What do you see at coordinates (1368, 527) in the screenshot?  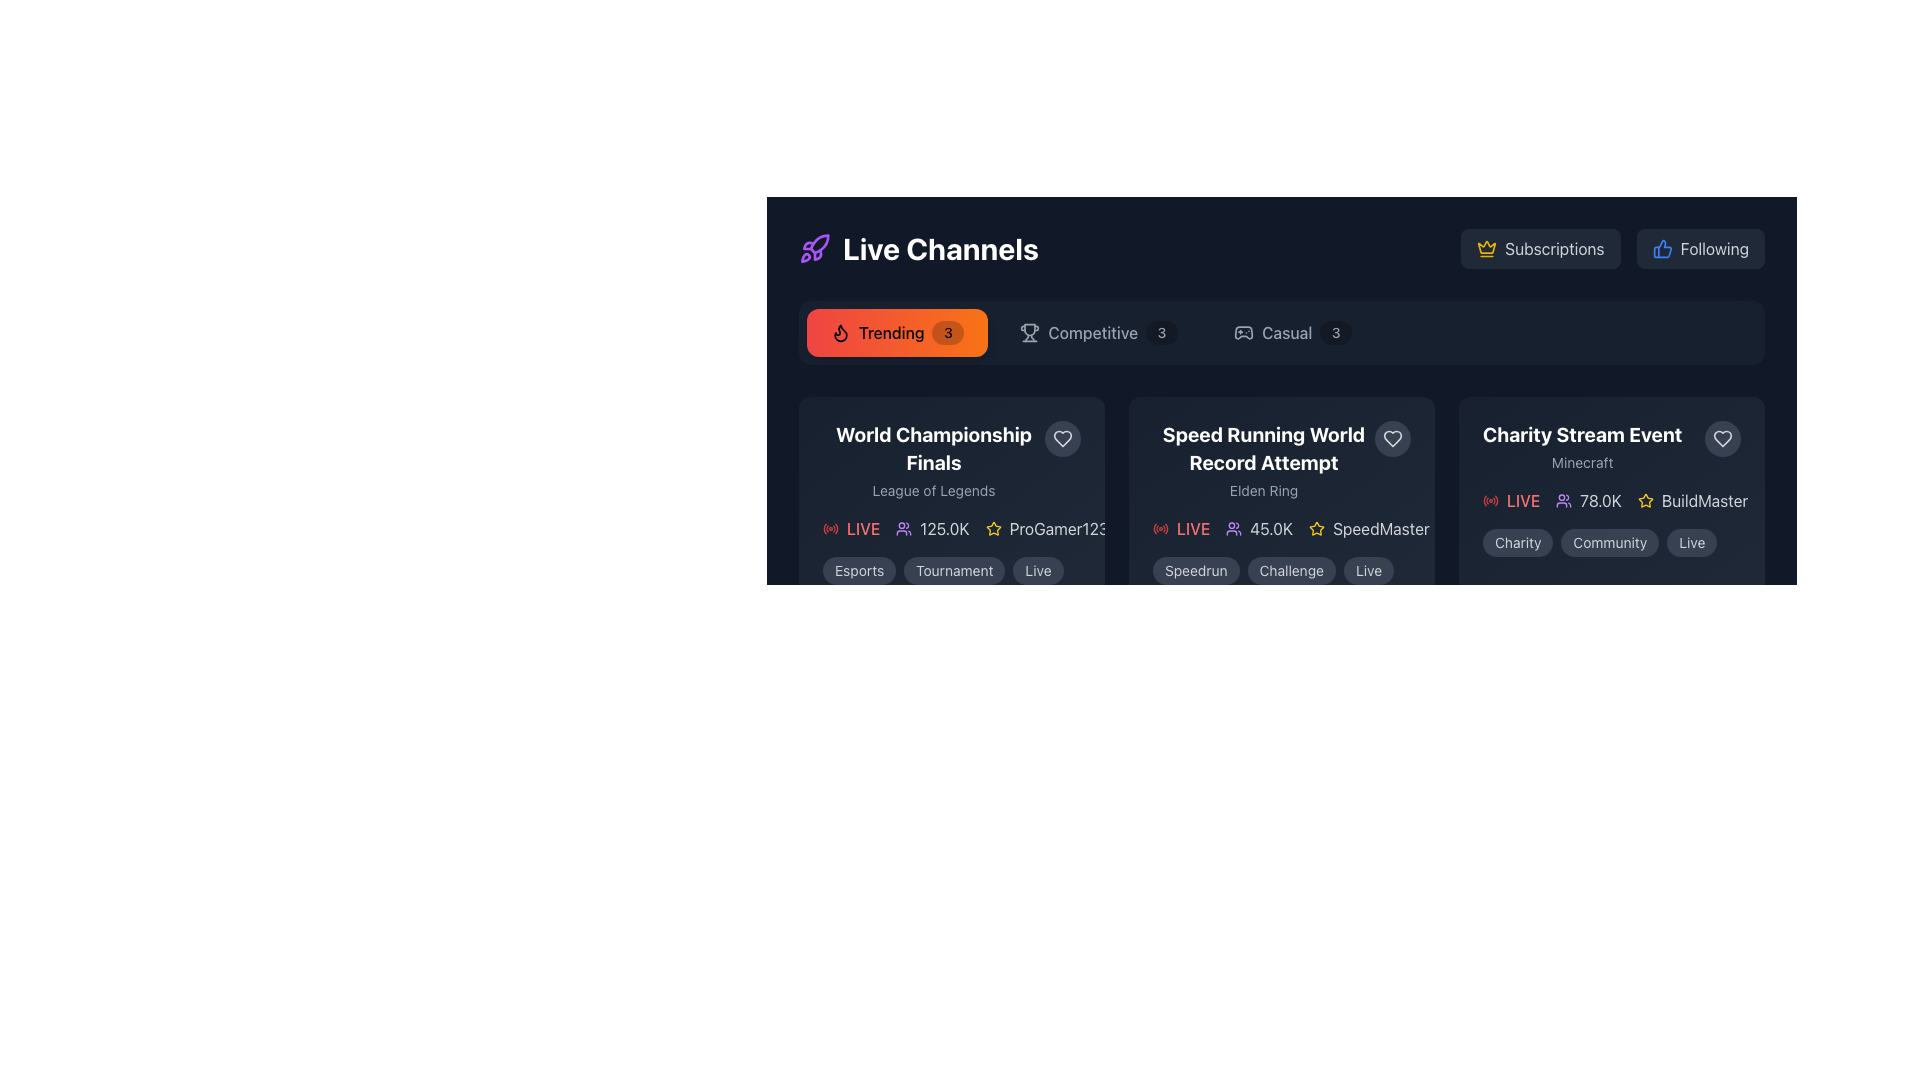 I see `the yellow outlined star icon adjacent to the text 'SpeedMaster' located at the bottom right corner of the live stream card for 'Speed Running World Record Attempt'` at bounding box center [1368, 527].